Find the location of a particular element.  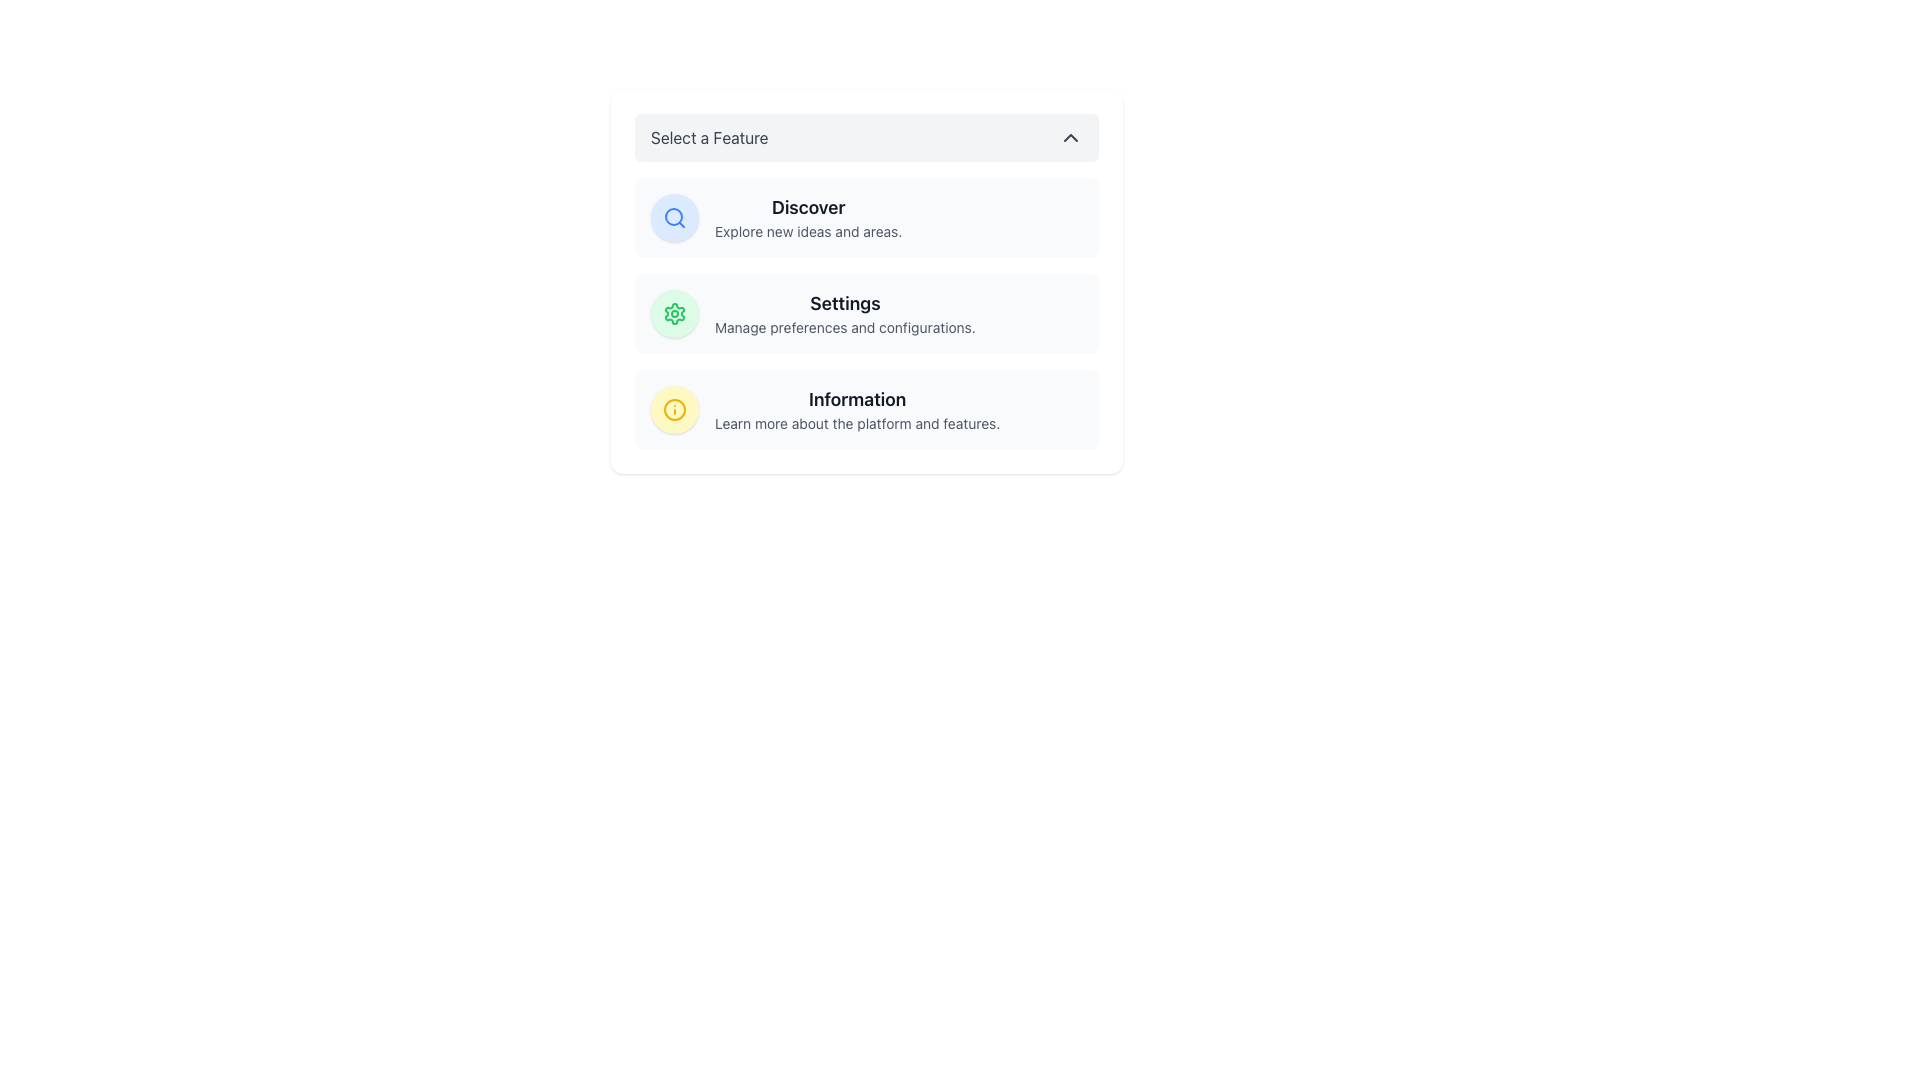

text label located in the 'Information' section, which provides context about the 'Information' feature is located at coordinates (857, 423).